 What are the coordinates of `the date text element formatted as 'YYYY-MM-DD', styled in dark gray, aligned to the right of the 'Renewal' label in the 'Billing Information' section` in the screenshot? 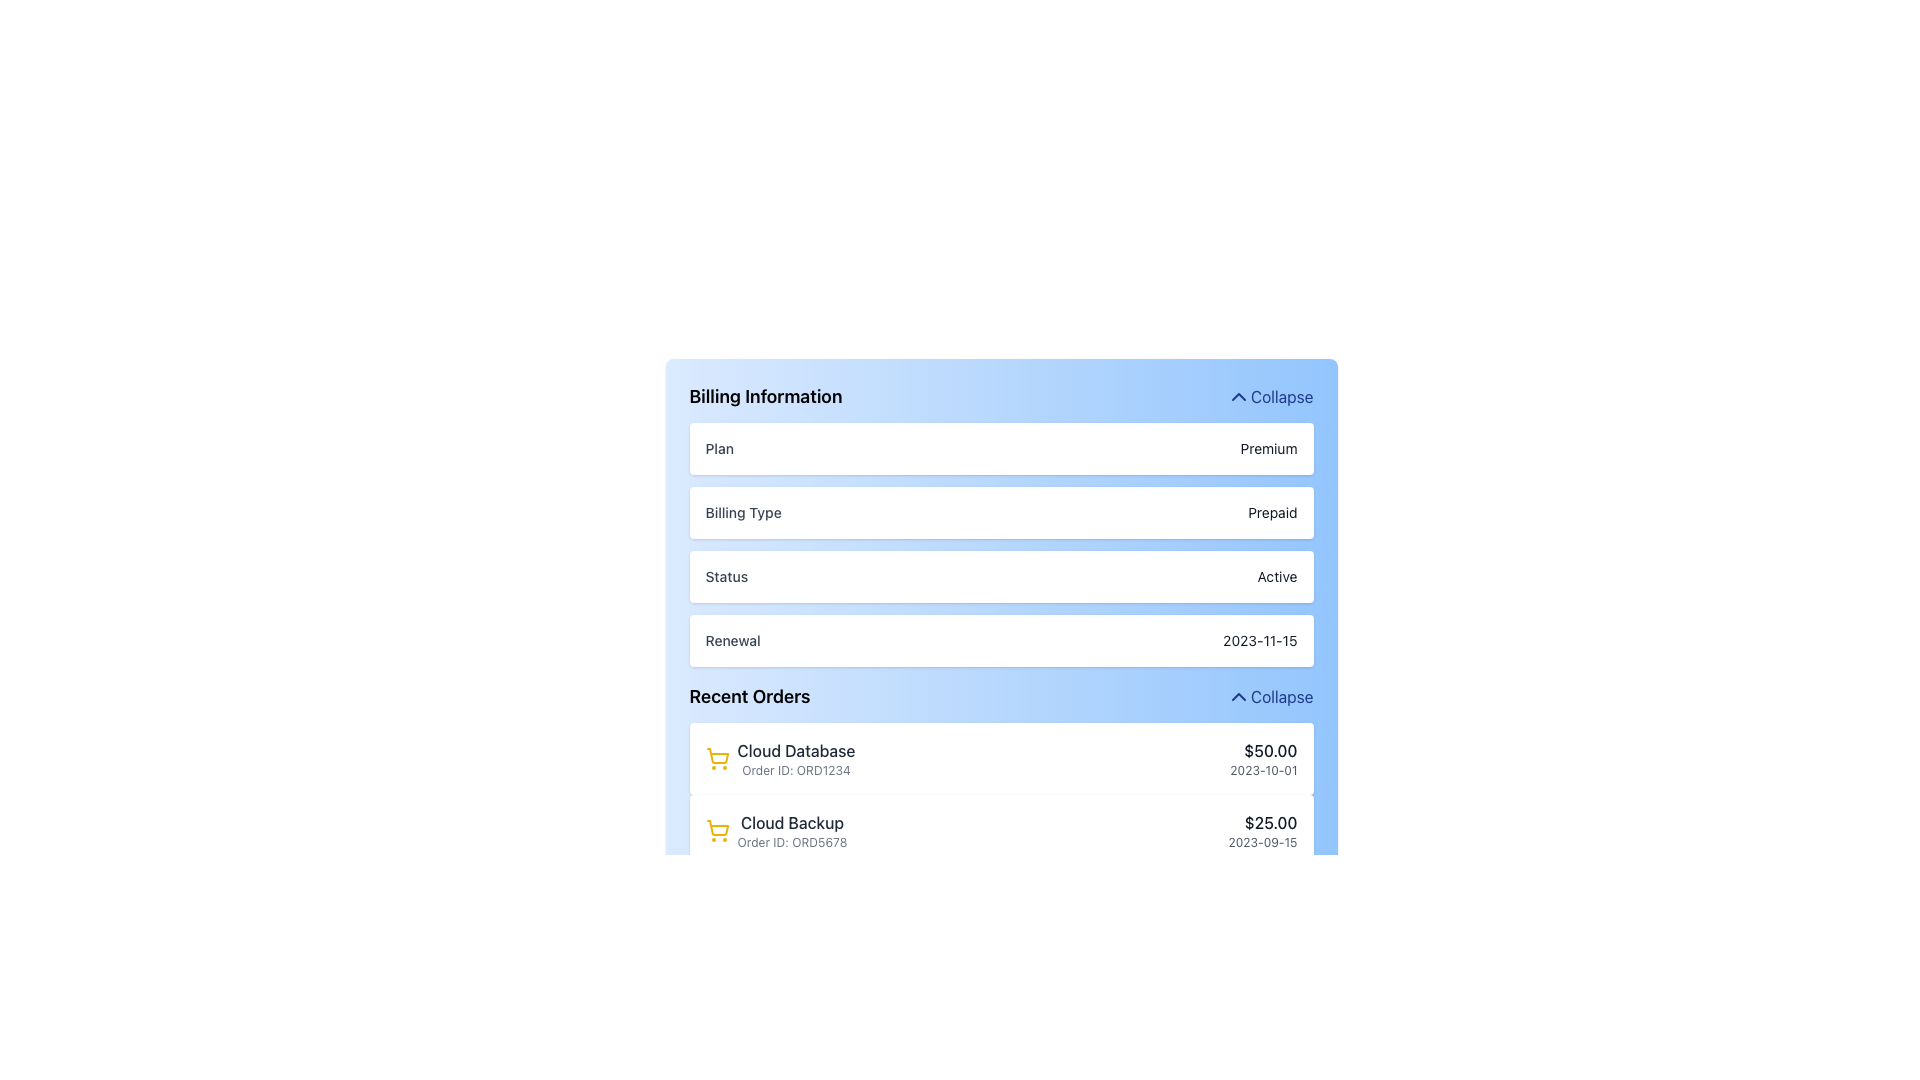 It's located at (1259, 640).